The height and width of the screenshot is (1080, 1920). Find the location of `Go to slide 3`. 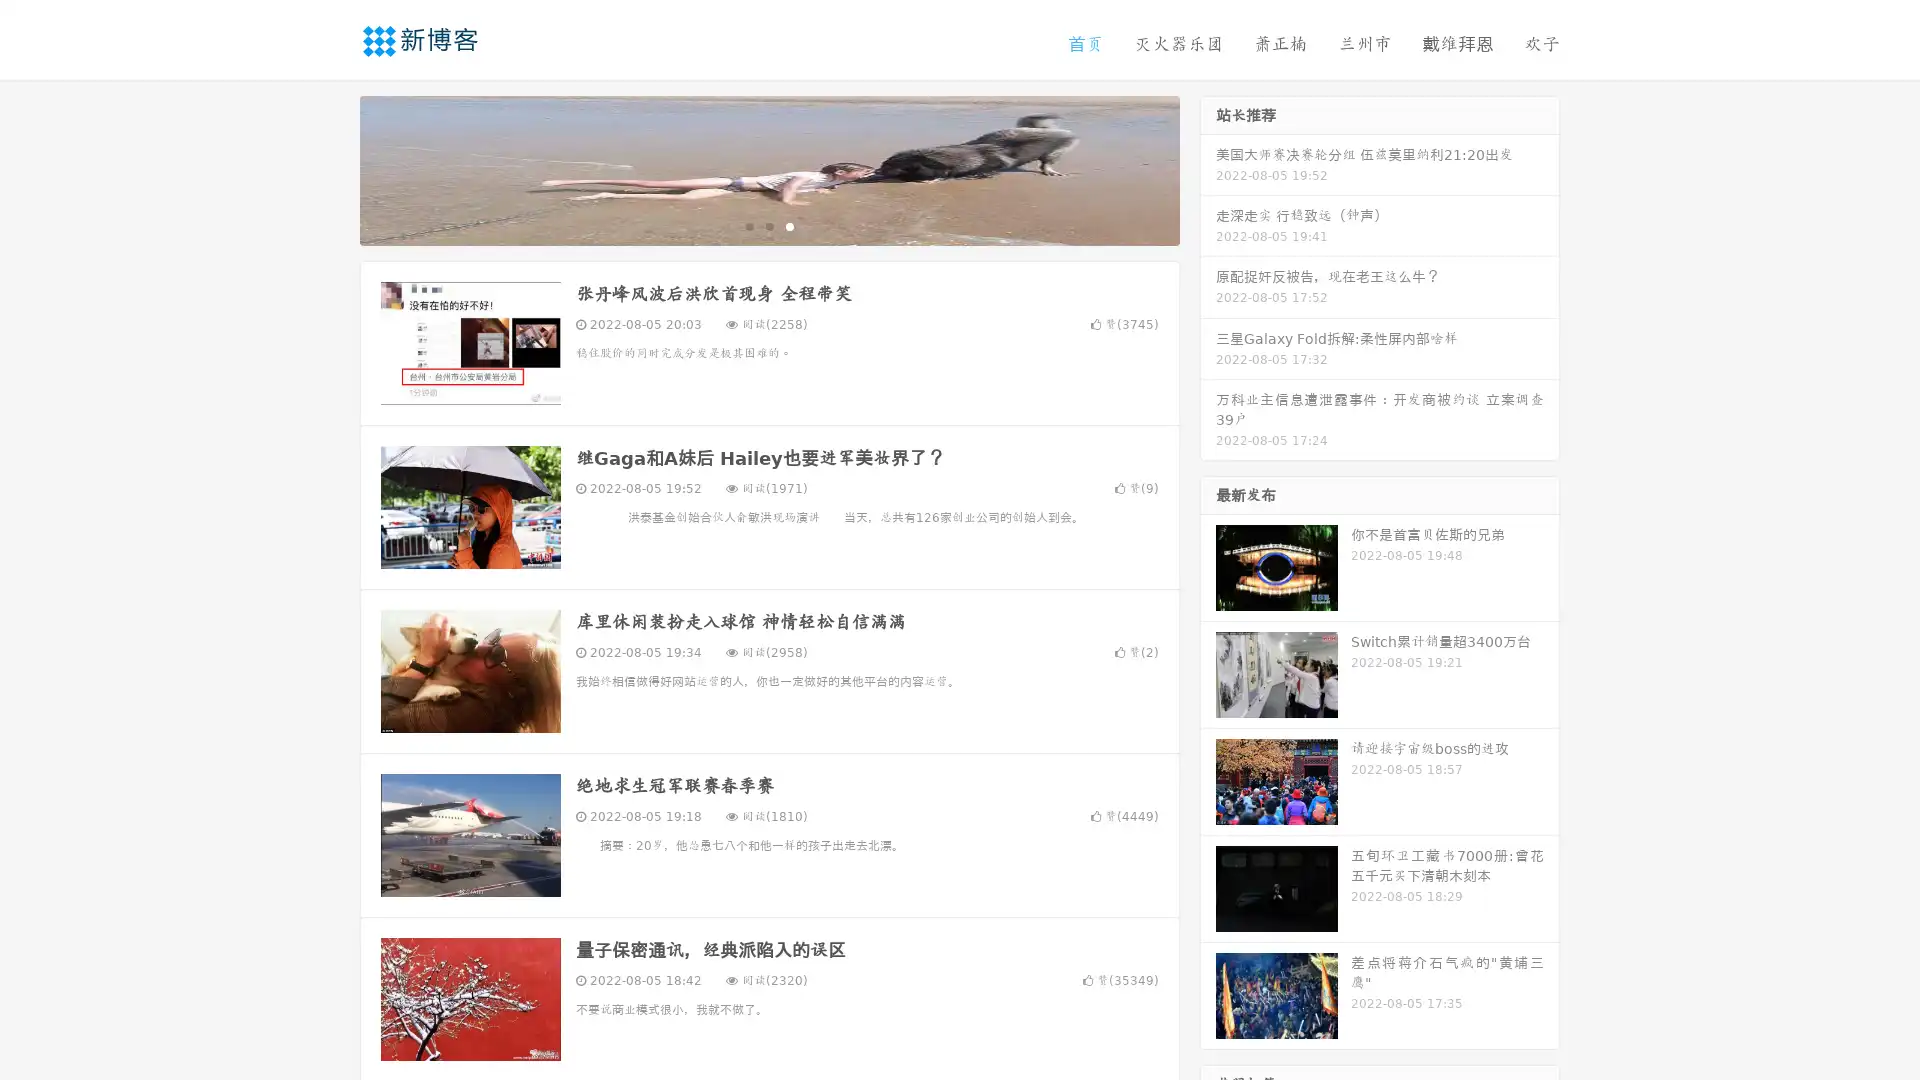

Go to slide 3 is located at coordinates (789, 225).